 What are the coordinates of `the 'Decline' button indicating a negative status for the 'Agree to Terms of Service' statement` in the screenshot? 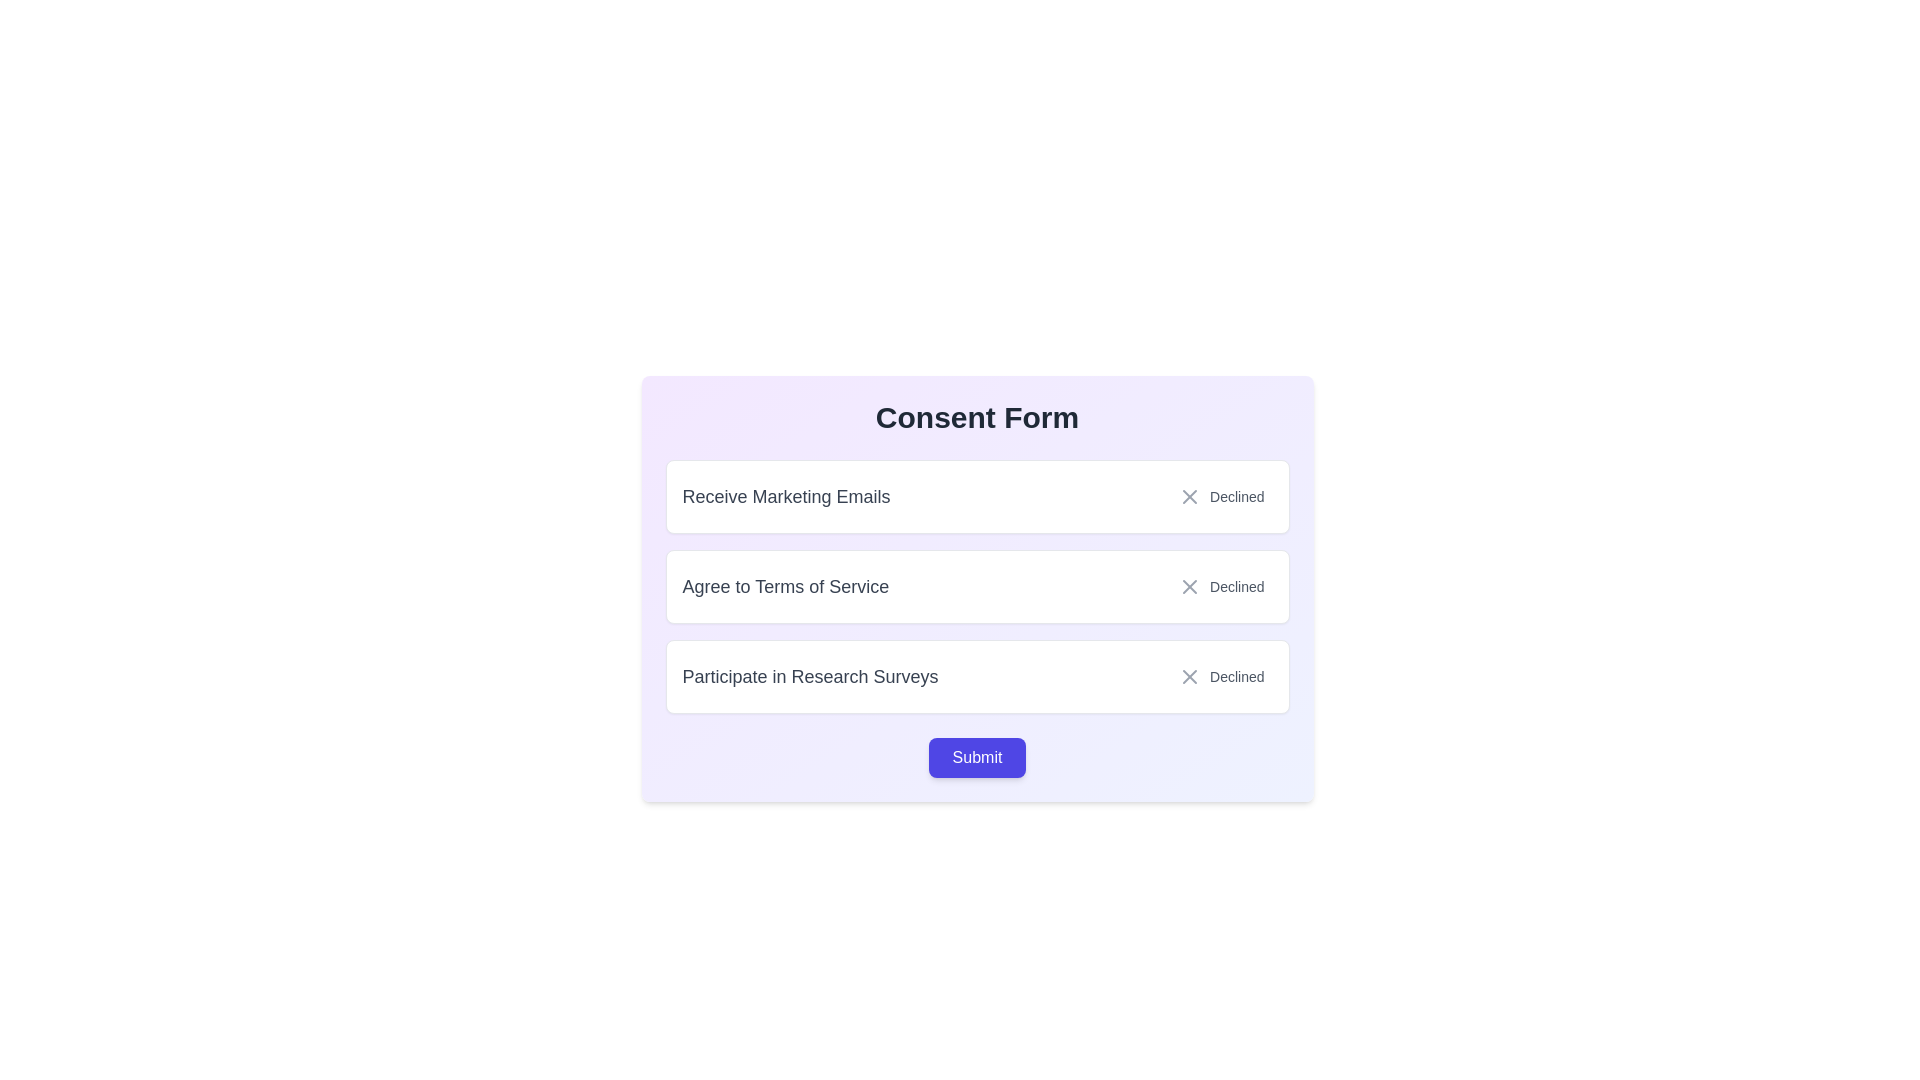 It's located at (1220, 585).